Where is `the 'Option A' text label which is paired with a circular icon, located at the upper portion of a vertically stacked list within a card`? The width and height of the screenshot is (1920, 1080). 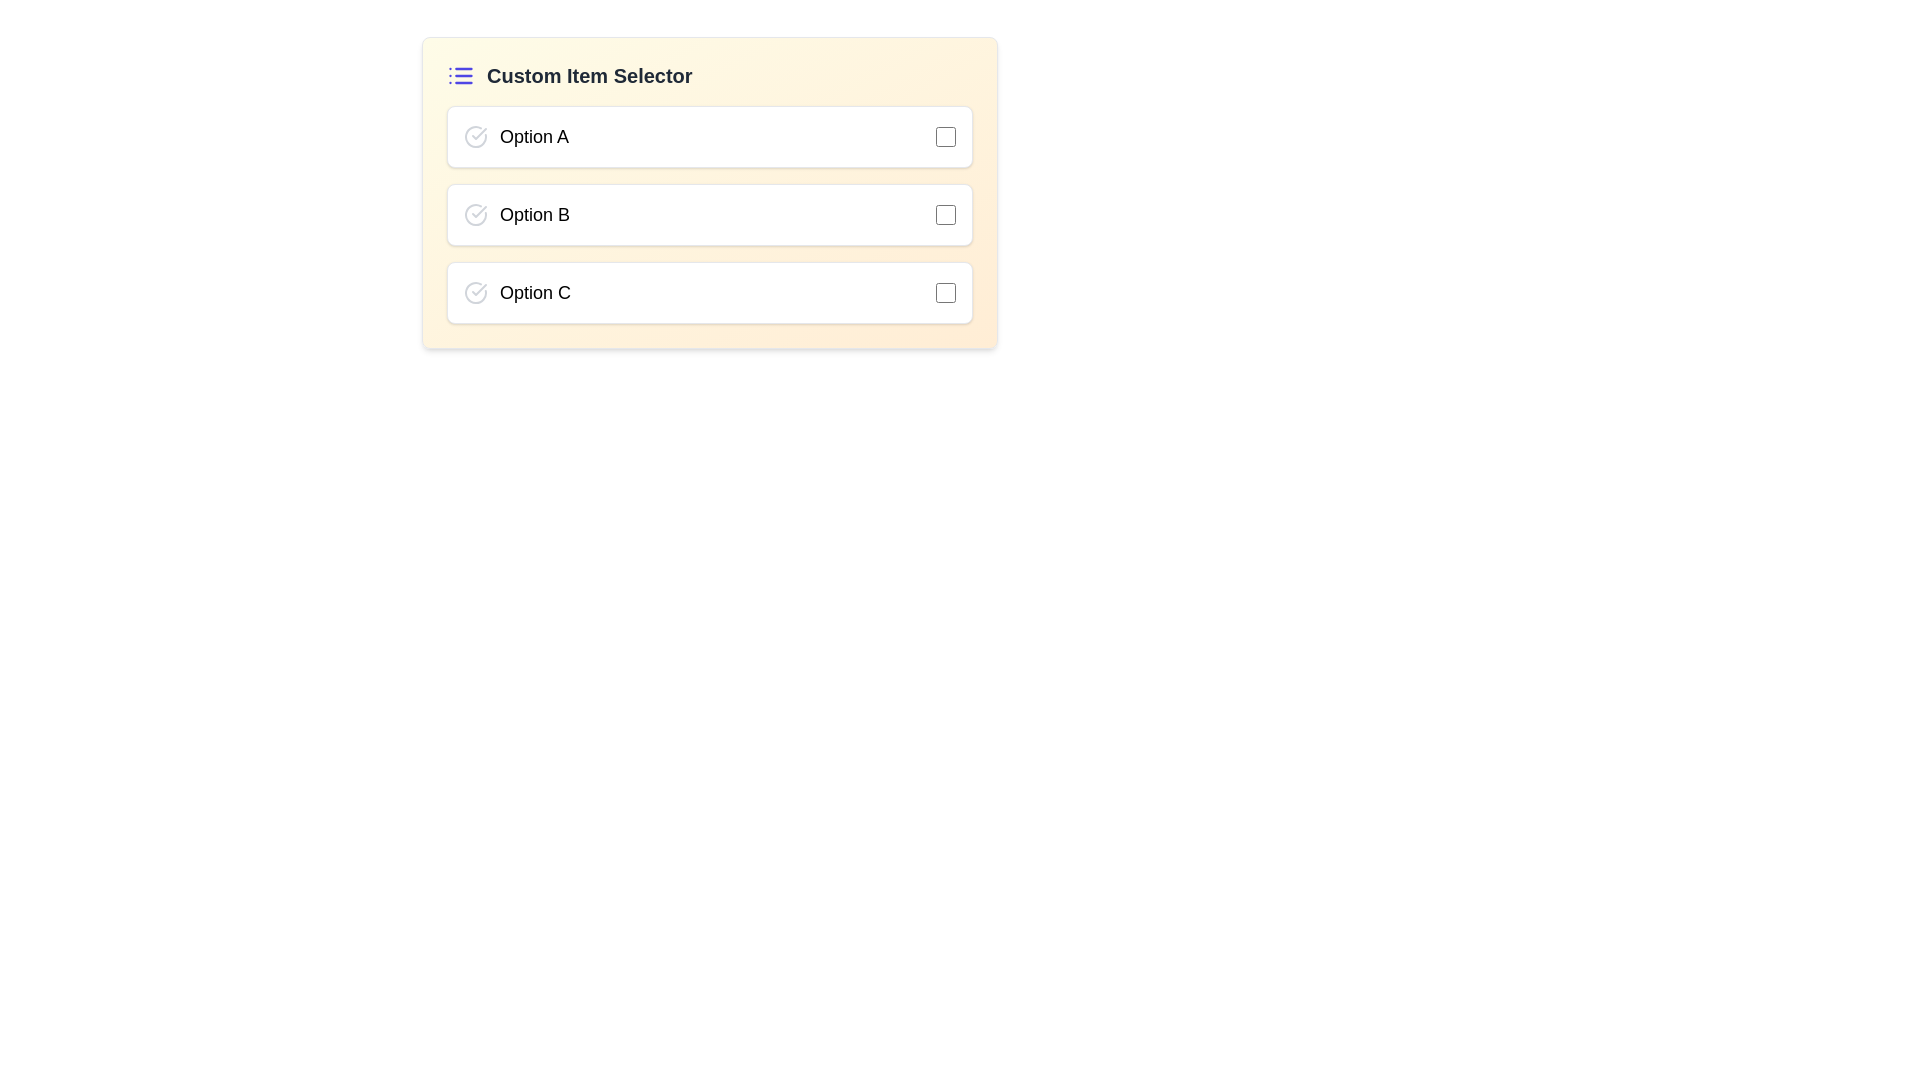 the 'Option A' text label which is paired with a circular icon, located at the upper portion of a vertically stacked list within a card is located at coordinates (516, 136).